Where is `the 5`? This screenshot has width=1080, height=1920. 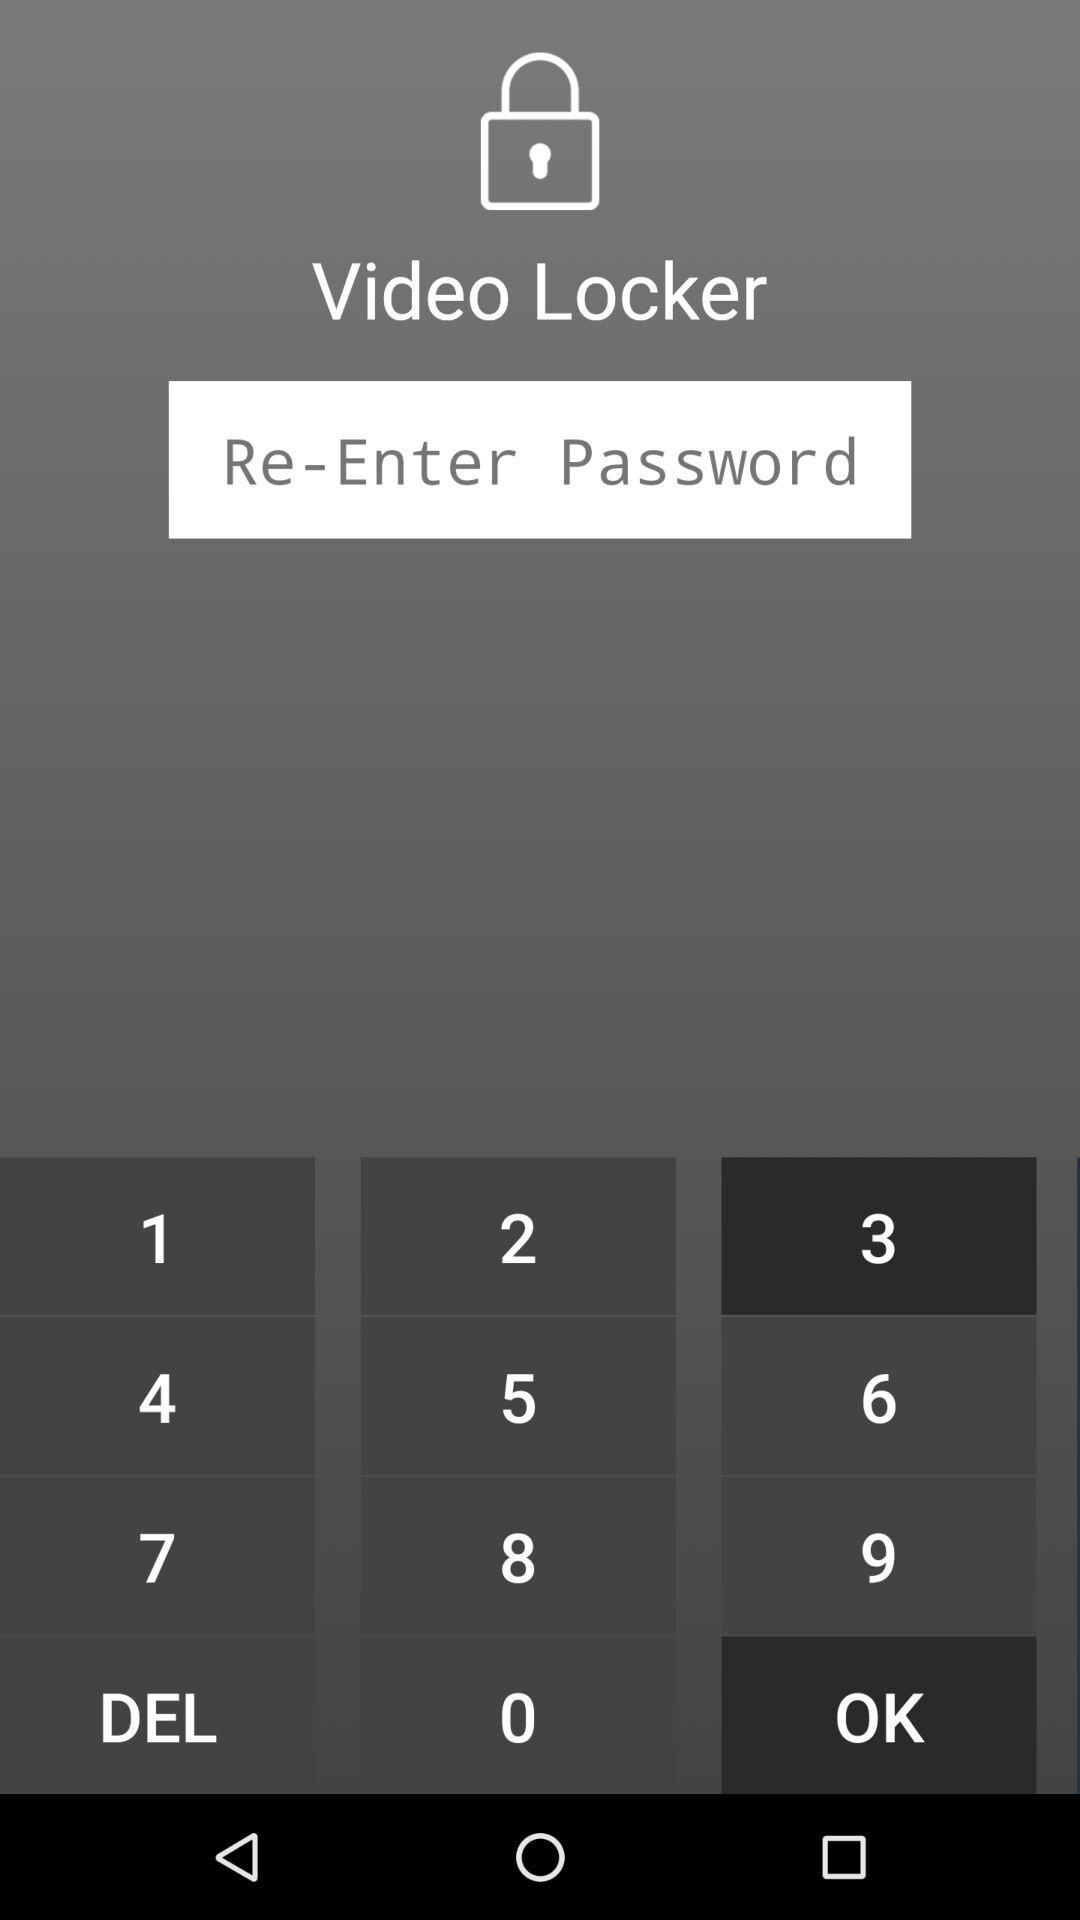
the 5 is located at coordinates (517, 1394).